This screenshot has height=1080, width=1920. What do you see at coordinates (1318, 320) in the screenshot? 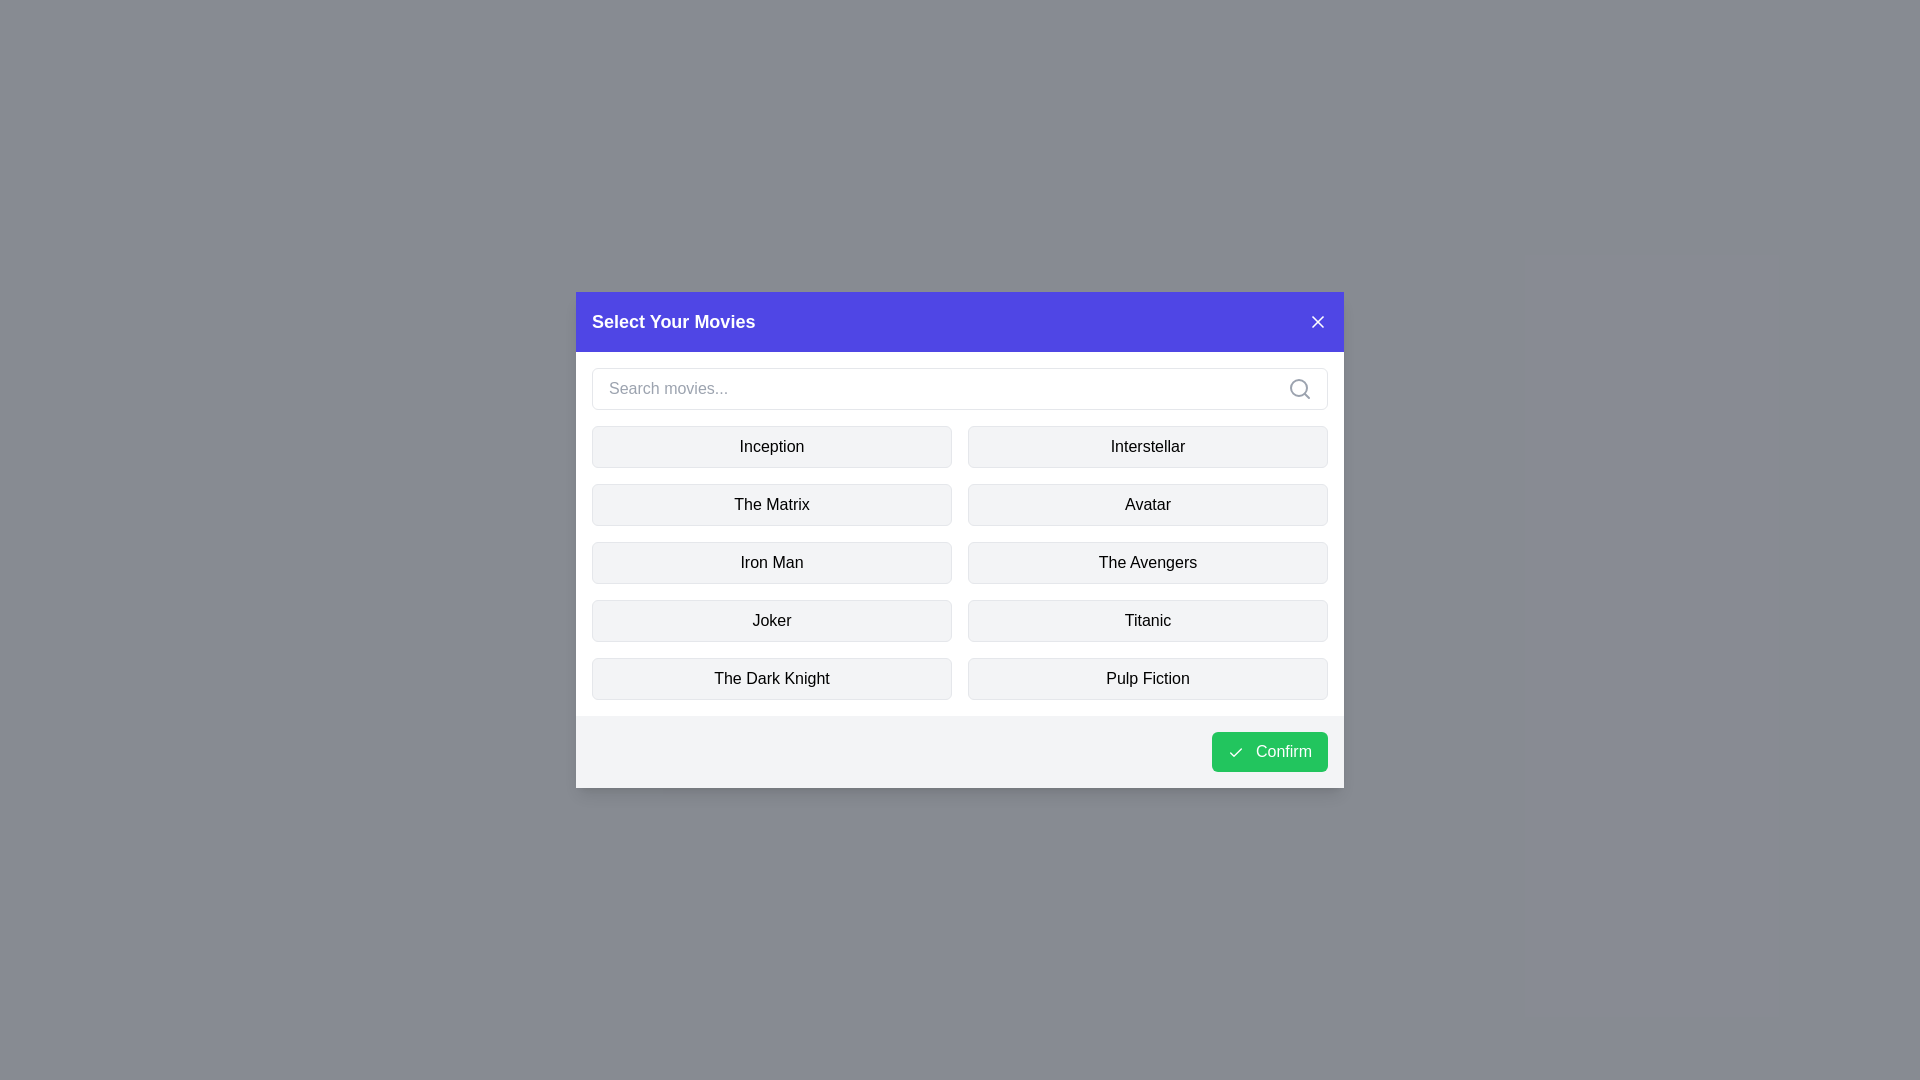
I see `the X button to close the dialog` at bounding box center [1318, 320].